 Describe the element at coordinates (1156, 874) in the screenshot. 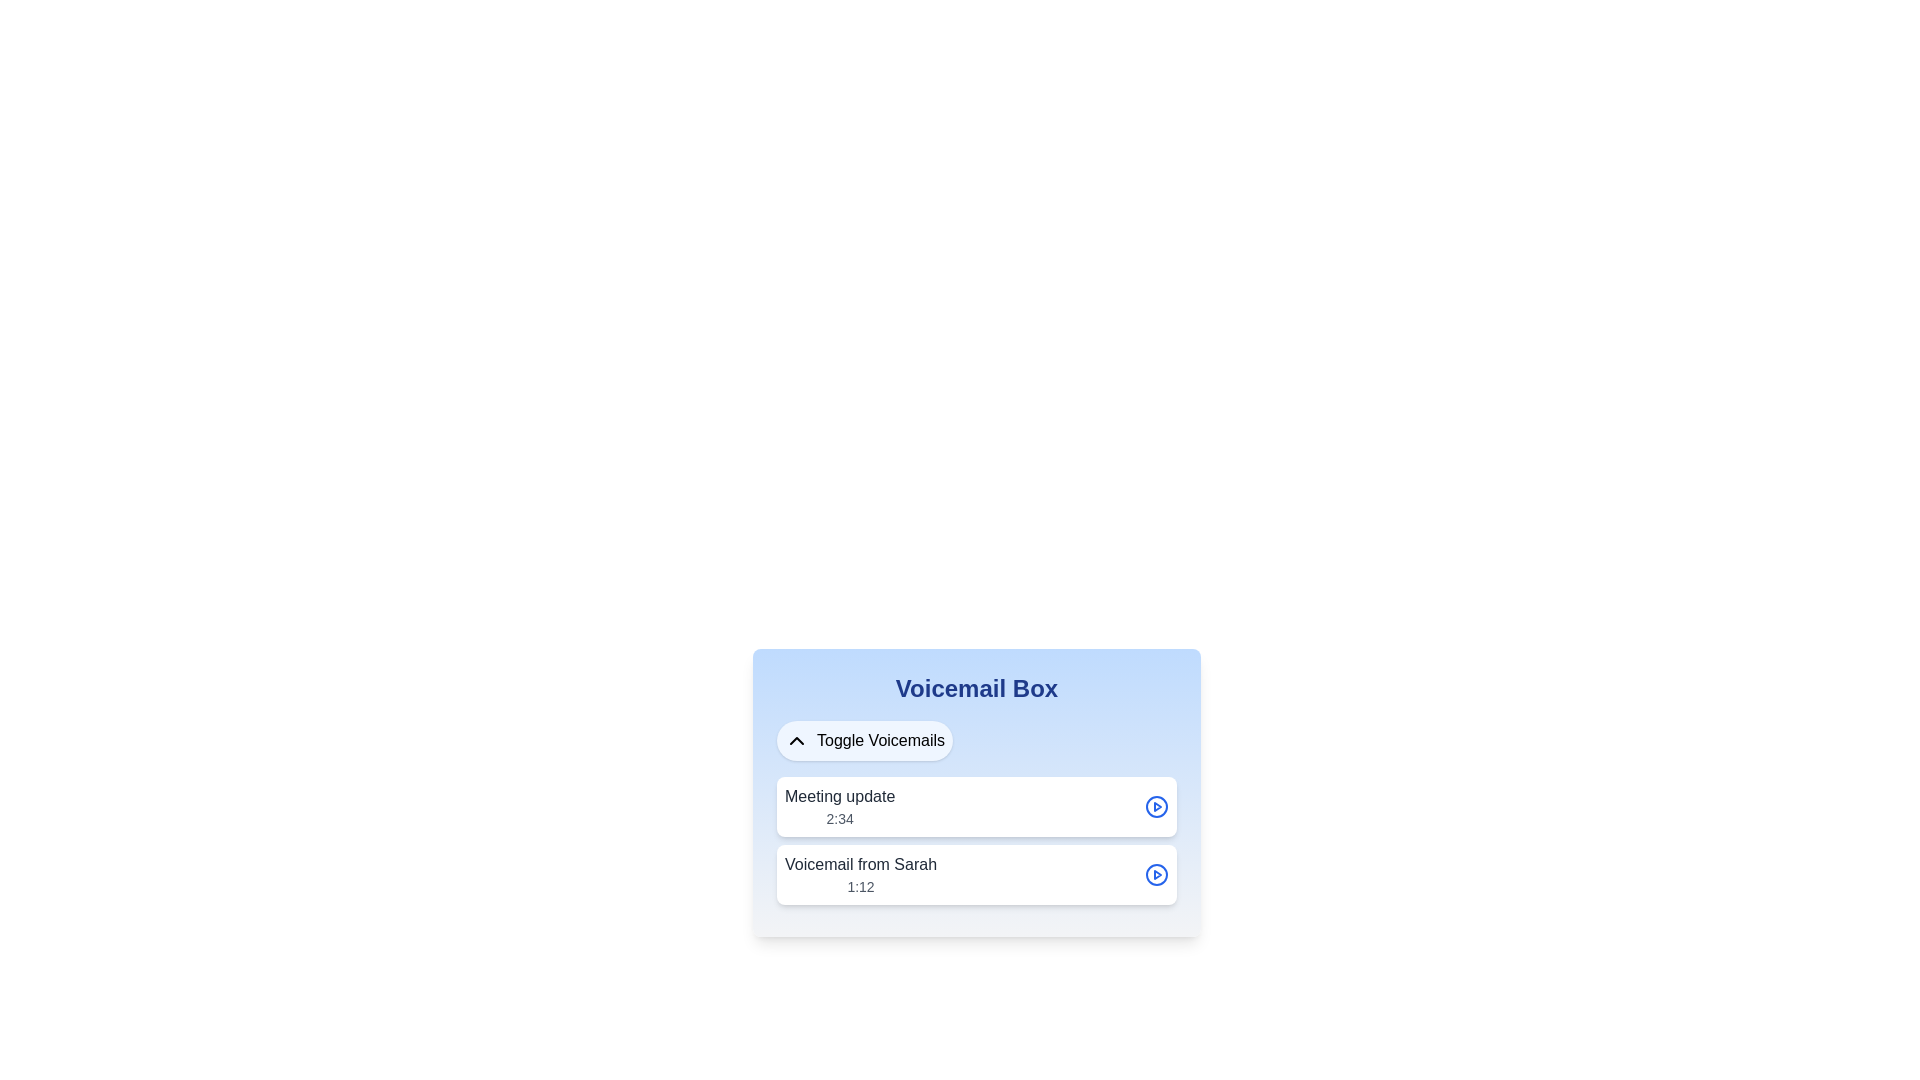

I see `the circular button with a blue outline and triangular 'play' symbol inside, located in the lower-right section of the 'Voicemail from Sarah' component` at that location.